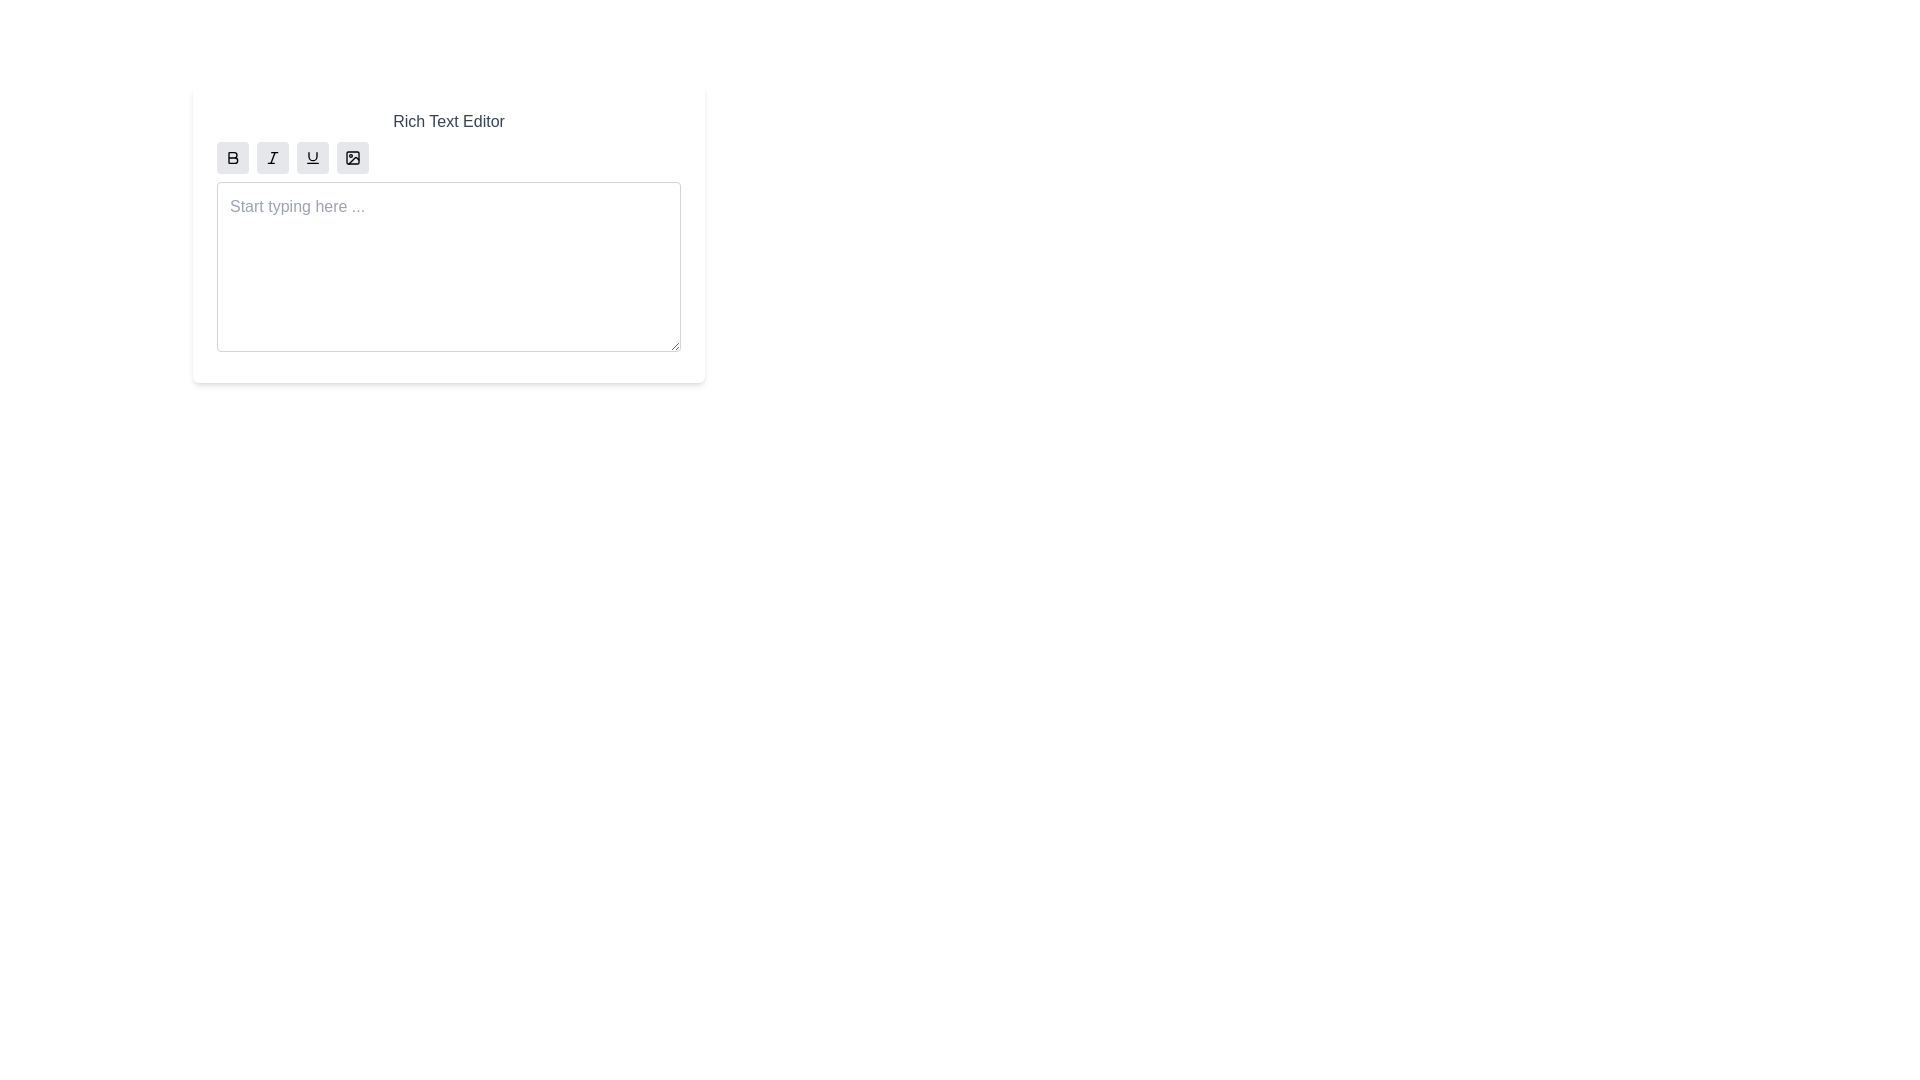 The image size is (1920, 1080). I want to click on the text area of the 'Rich Text Editor' for interaction, so click(448, 233).